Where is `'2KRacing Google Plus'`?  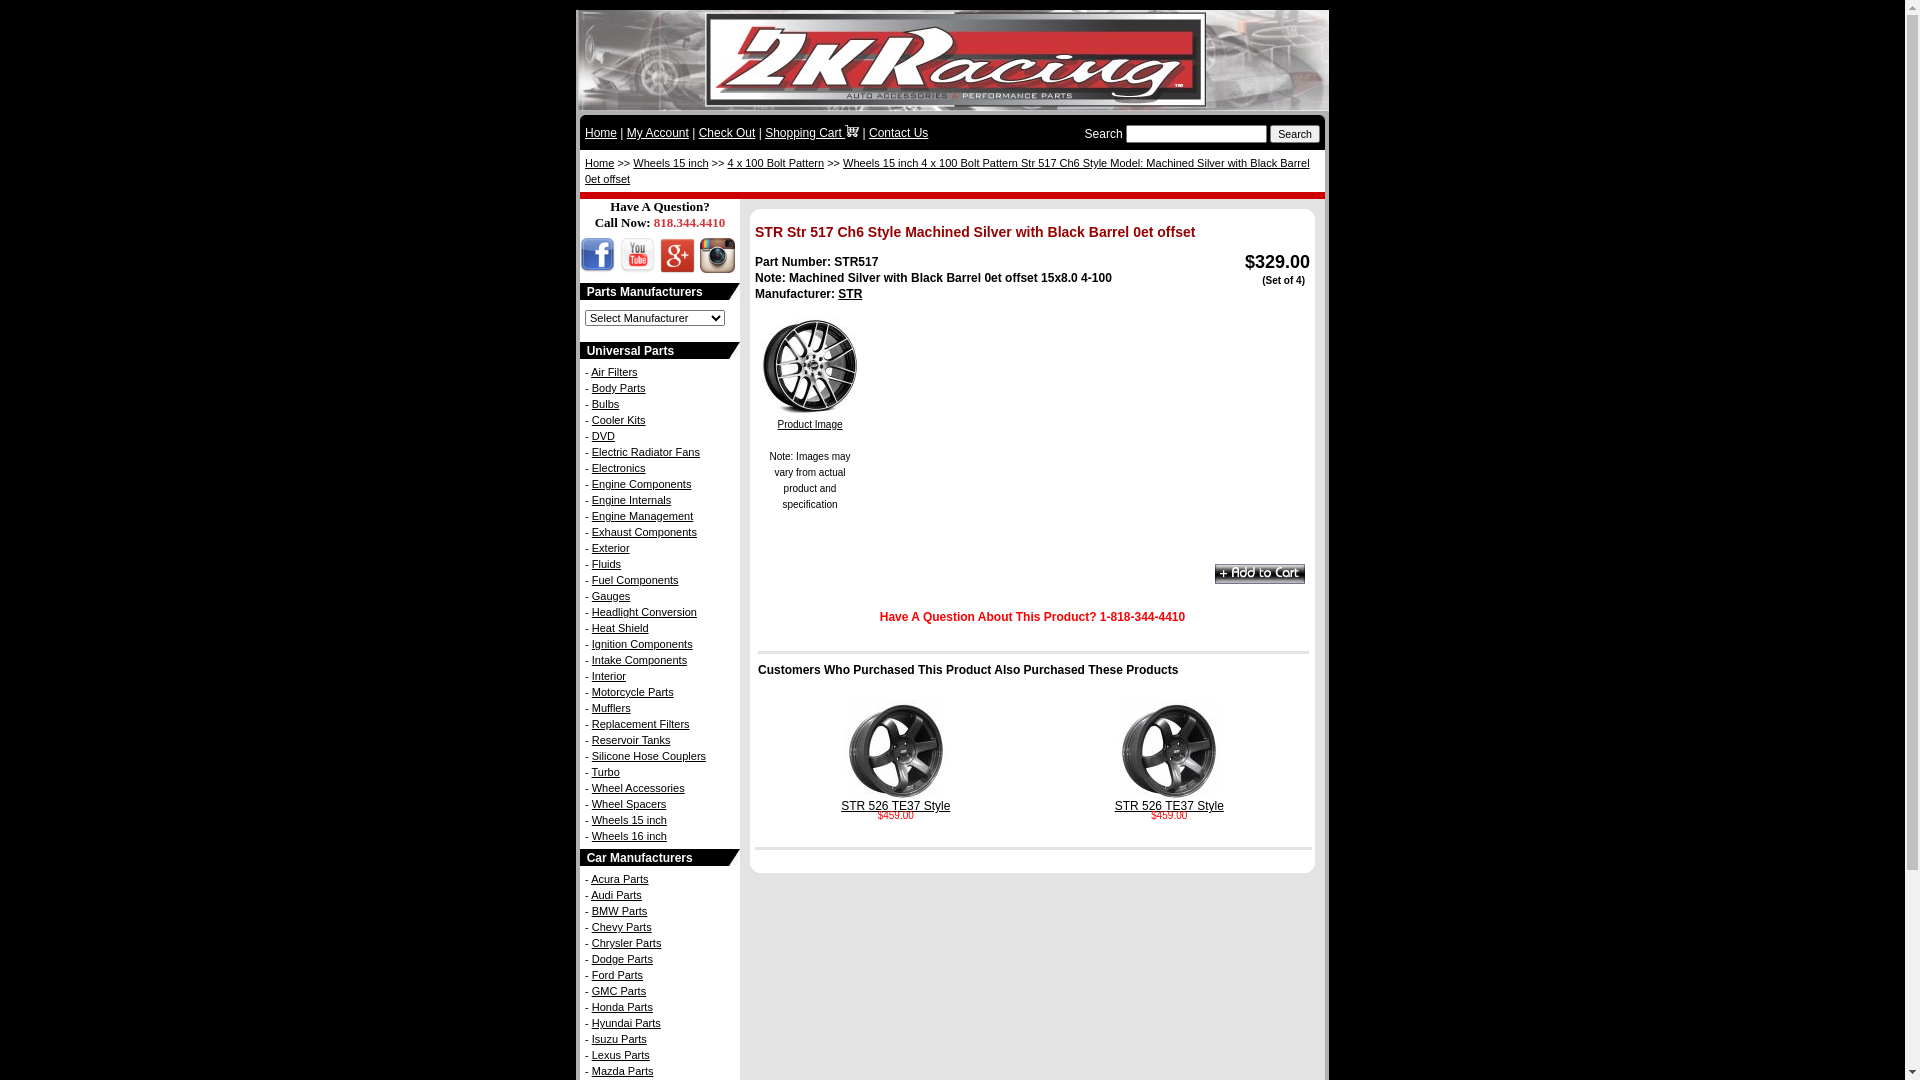
'2KRacing Google Plus' is located at coordinates (675, 266).